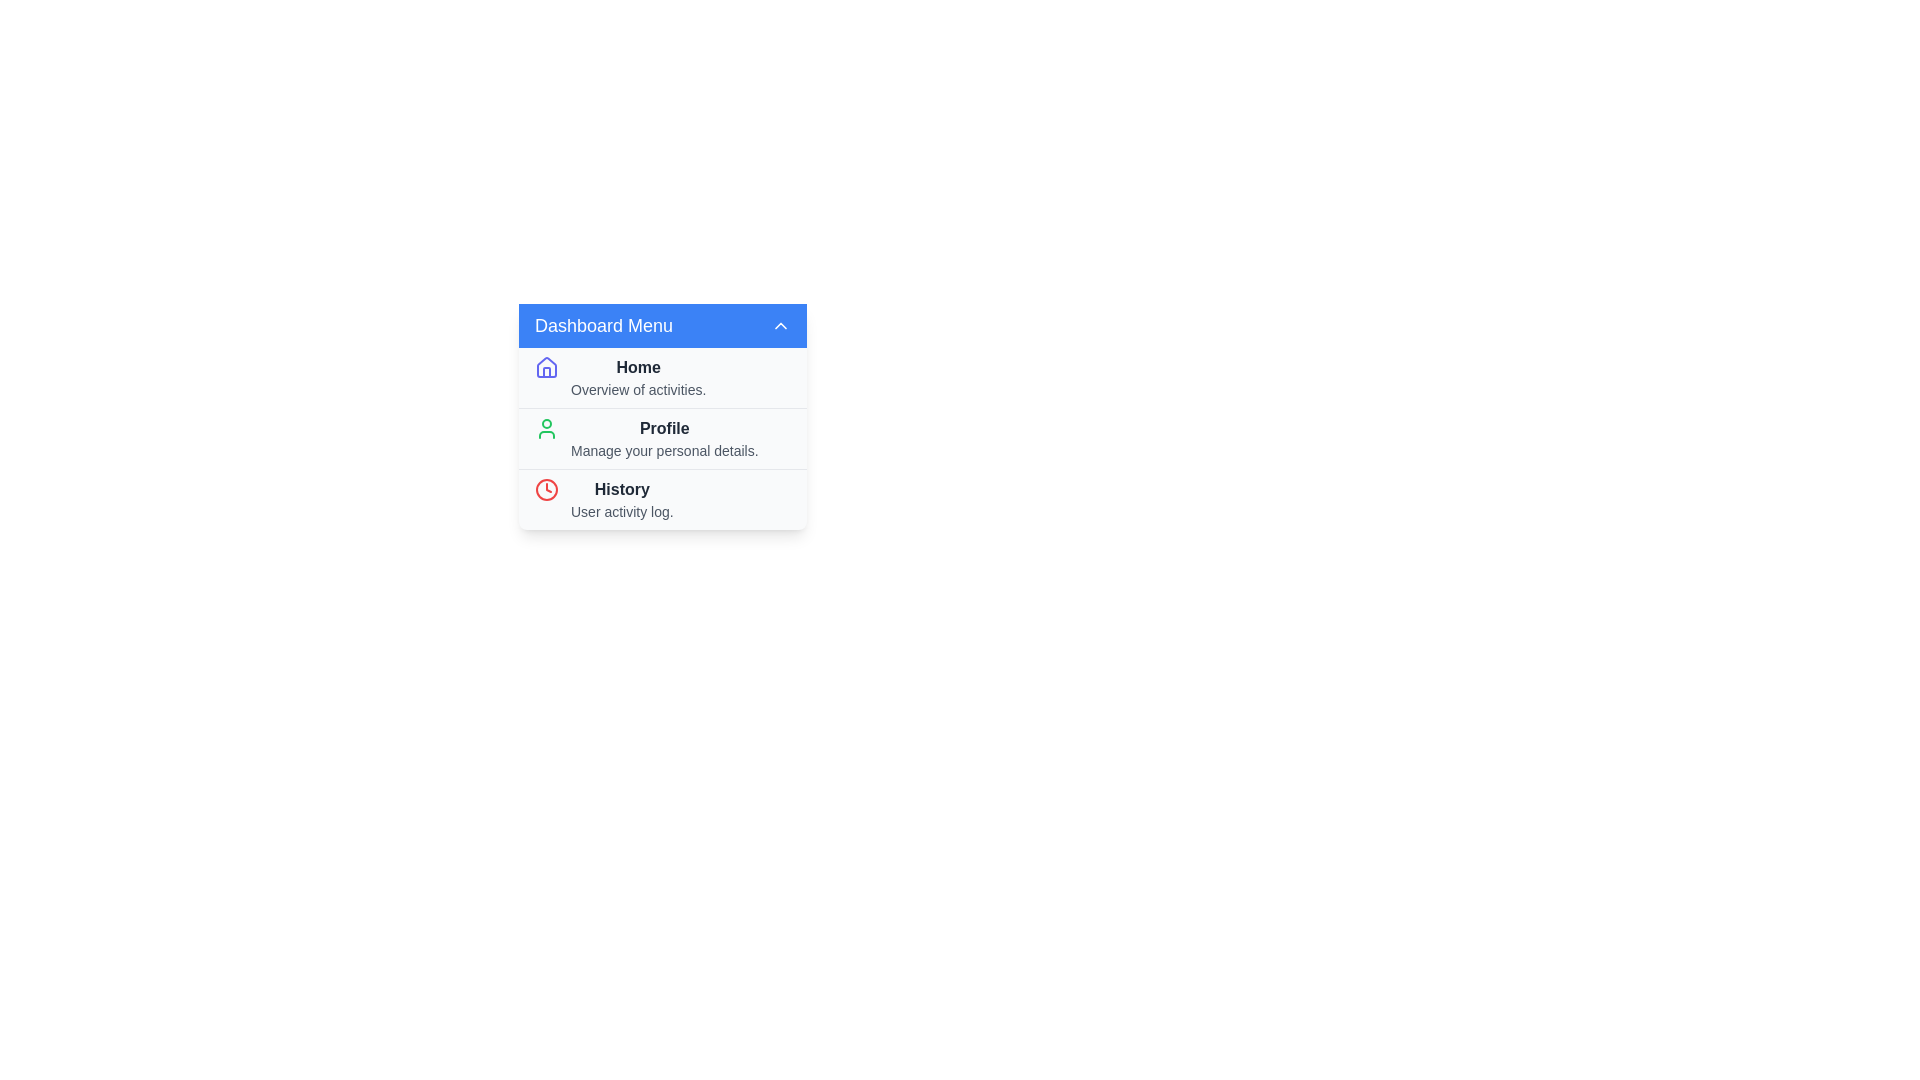  Describe the element at coordinates (621, 499) in the screenshot. I see `the third entry in the vertical navigation menu, which is likely used for navigating to the 'History' or 'Activity Log' page` at that location.